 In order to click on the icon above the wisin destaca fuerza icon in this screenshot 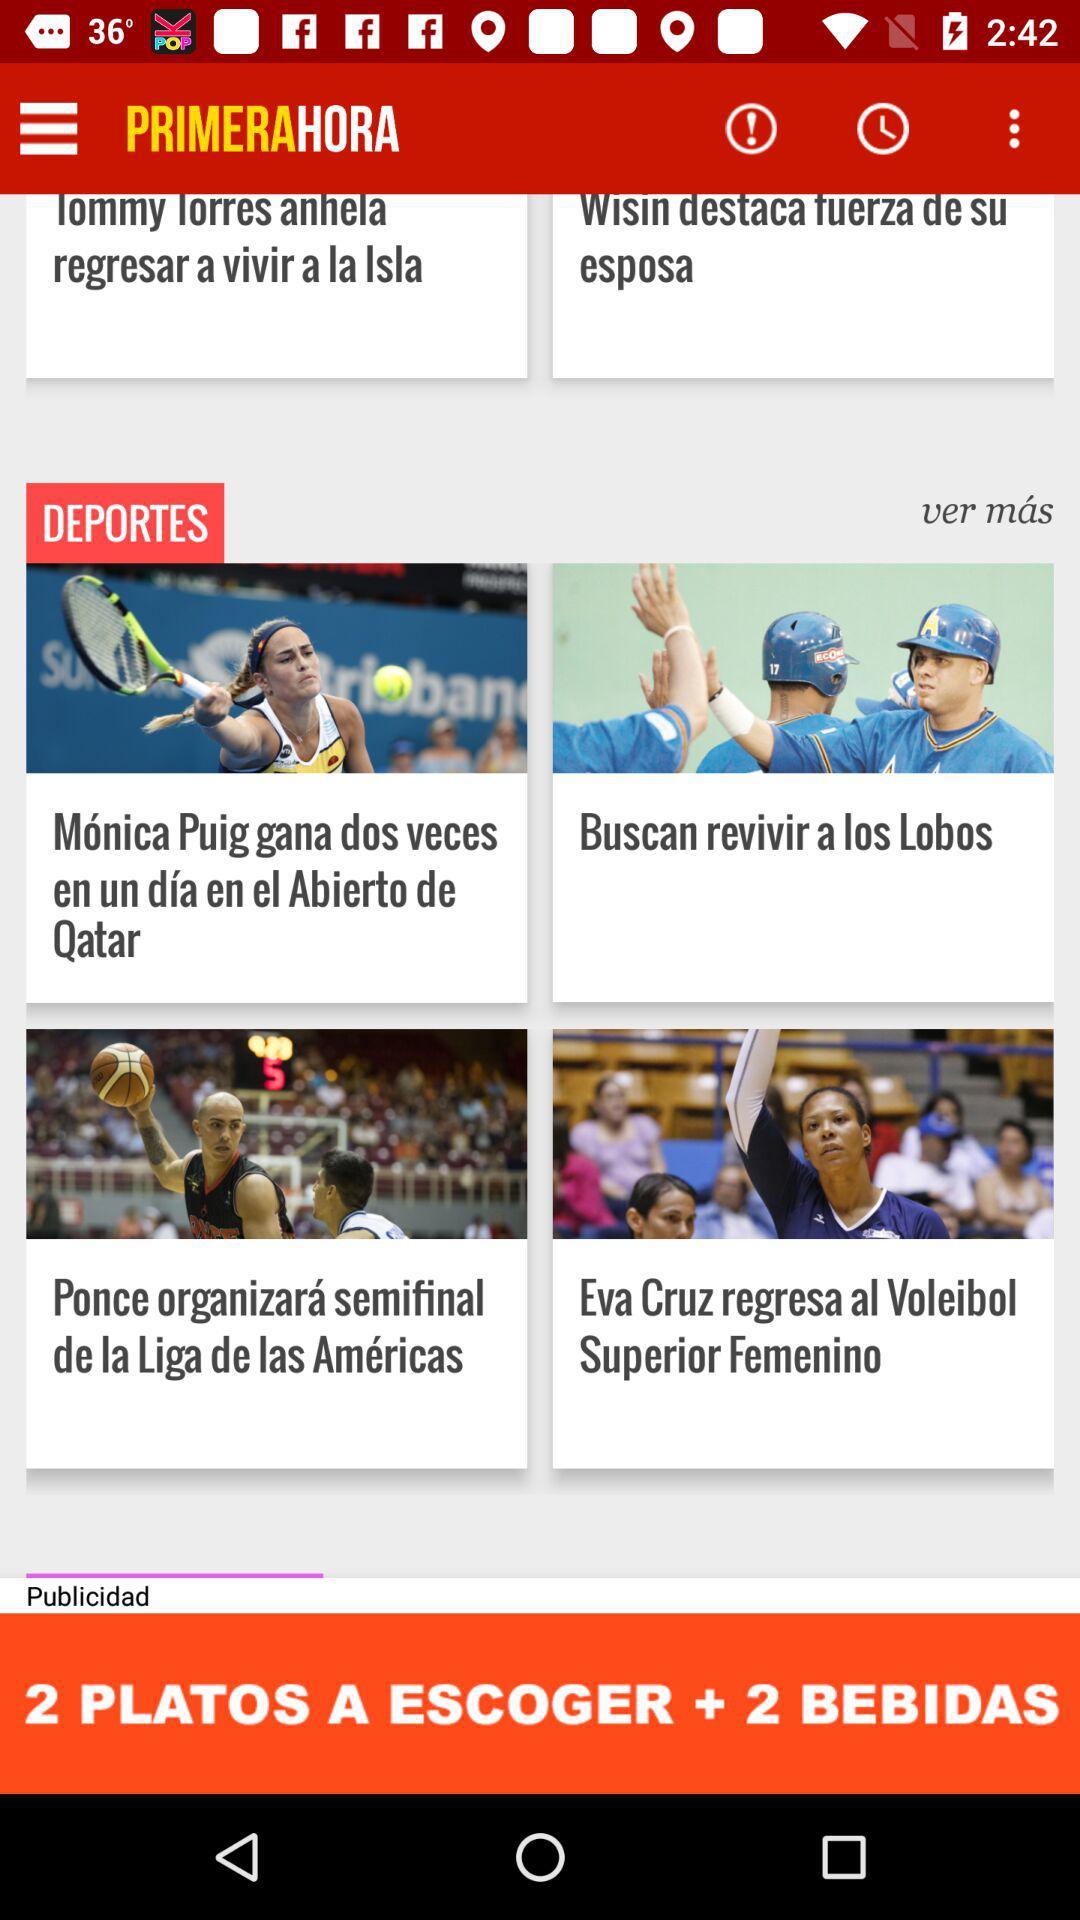, I will do `click(1014, 127)`.